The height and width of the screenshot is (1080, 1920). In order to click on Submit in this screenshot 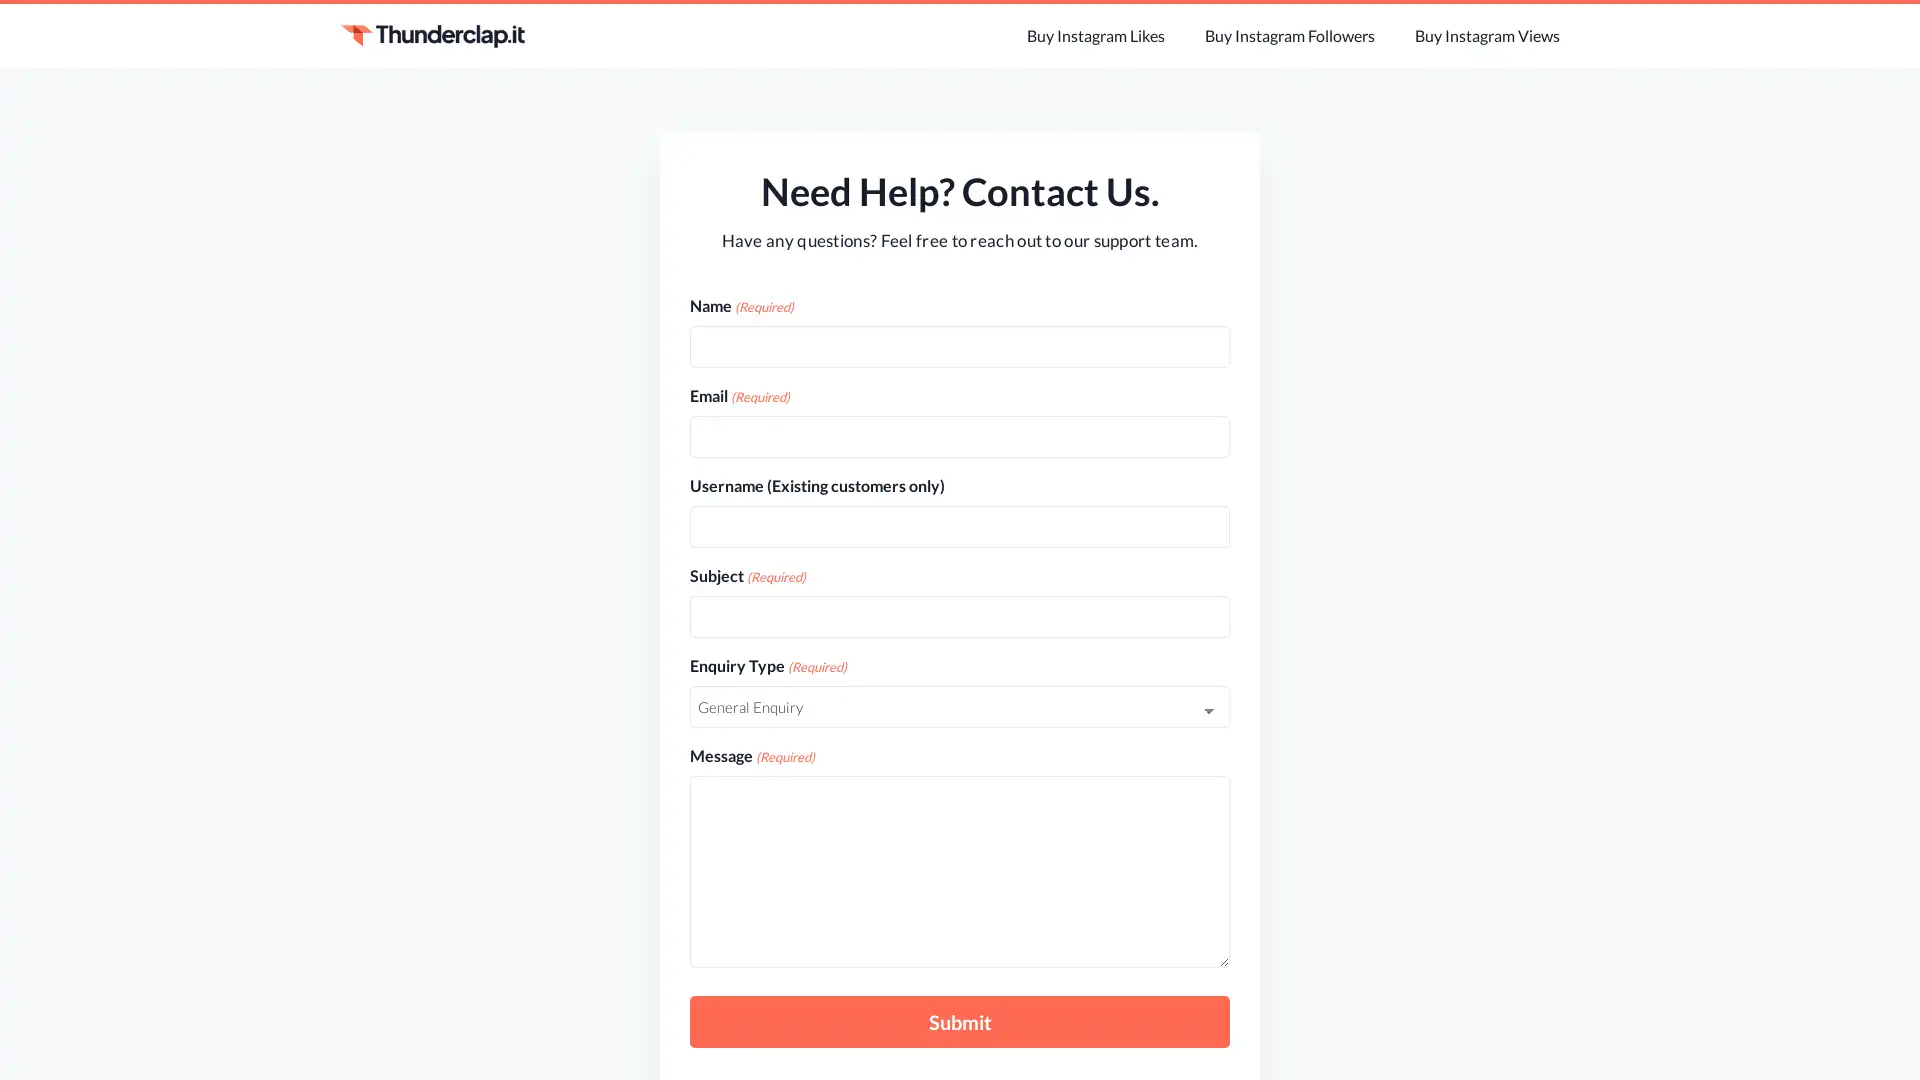, I will do `click(960, 1022)`.